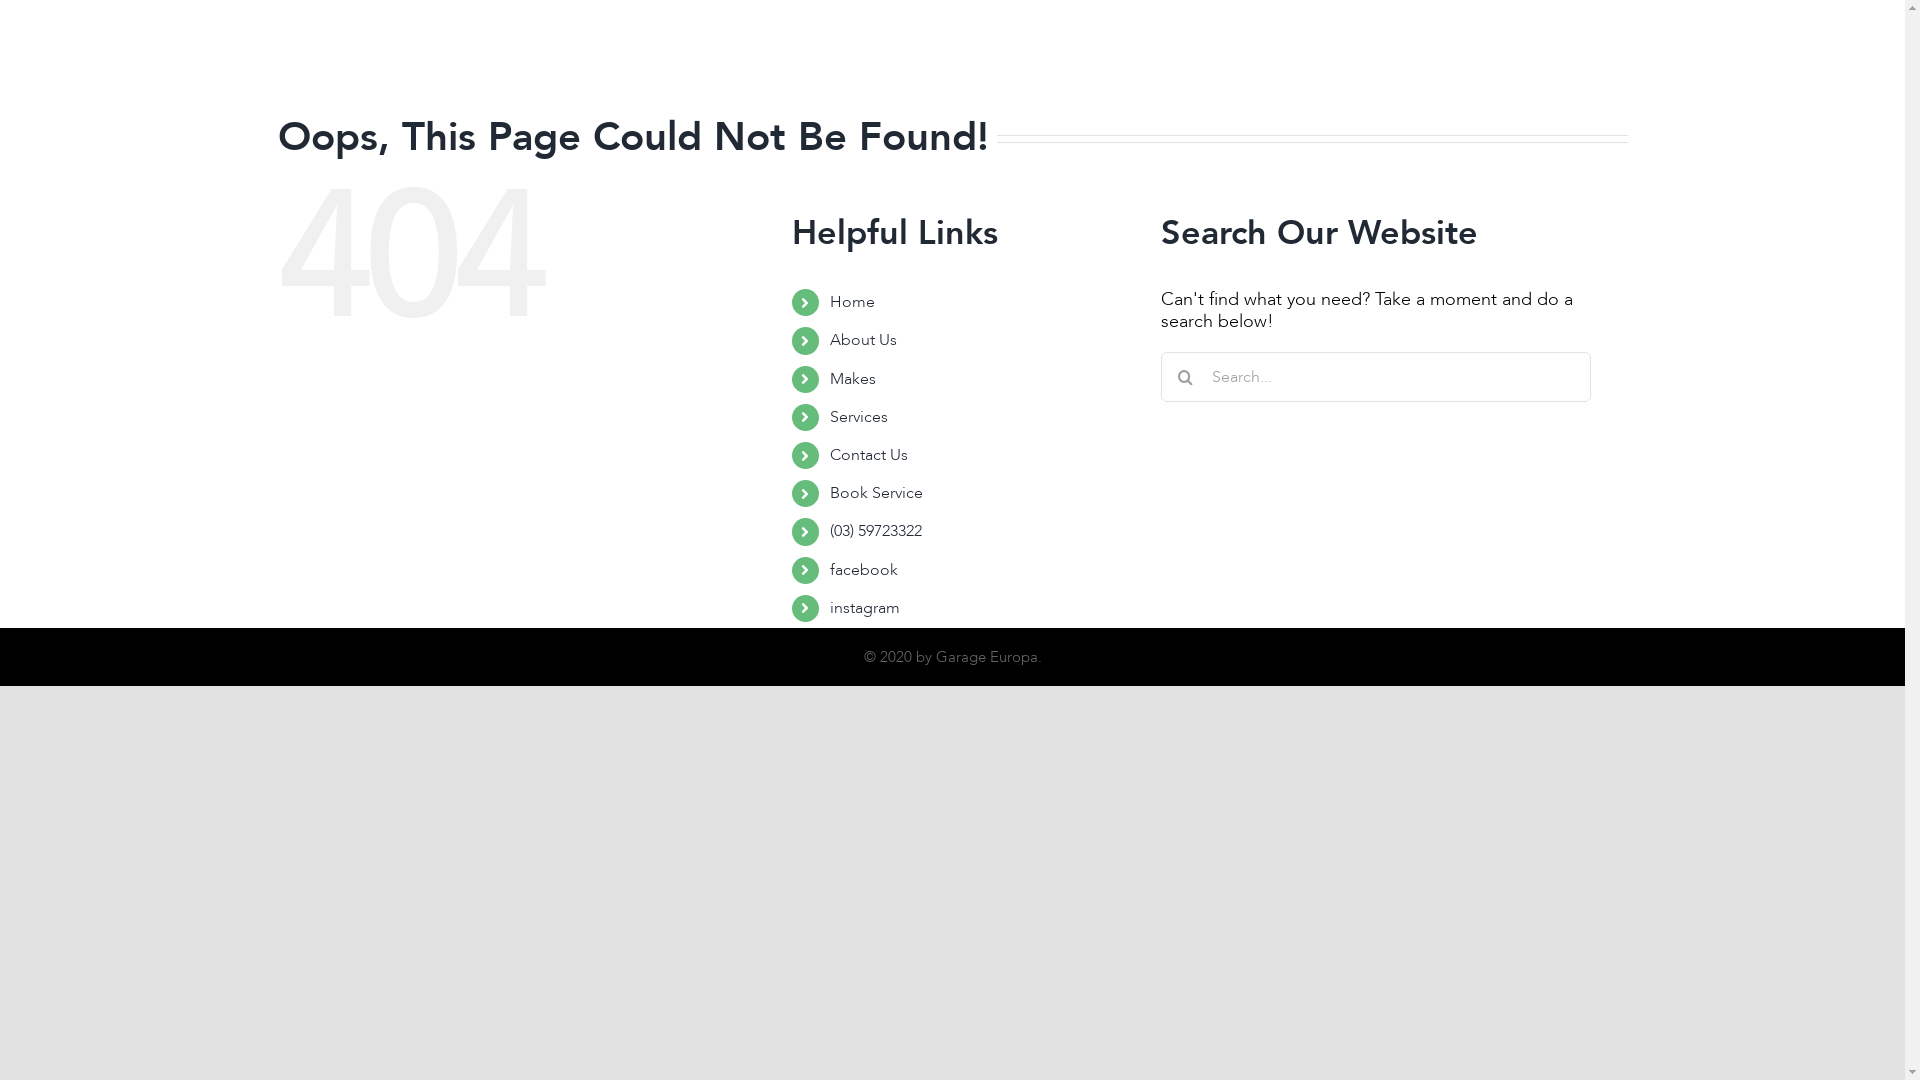 This screenshot has width=1920, height=1080. Describe the element at coordinates (851, 50) in the screenshot. I see `'About Us'` at that location.